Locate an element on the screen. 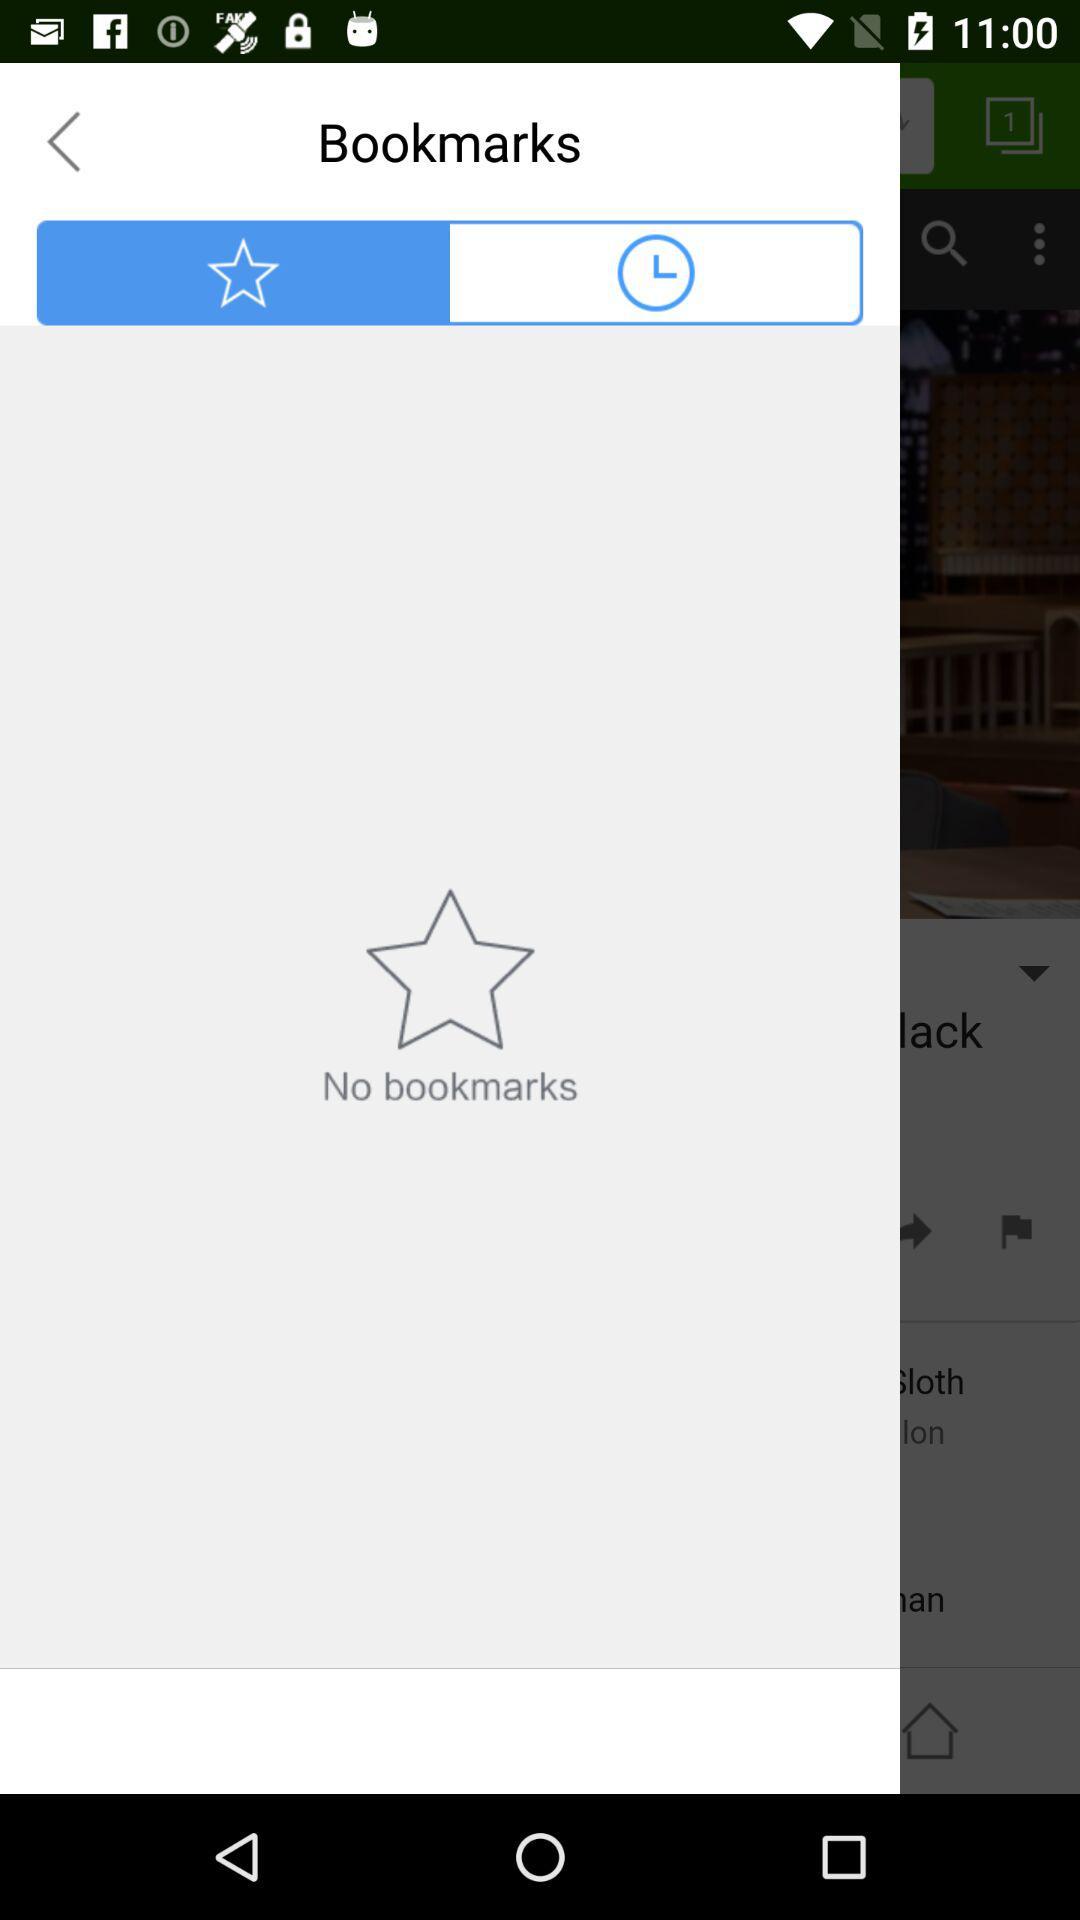 Image resolution: width=1080 pixels, height=1920 pixels. goes back is located at coordinates (61, 140).